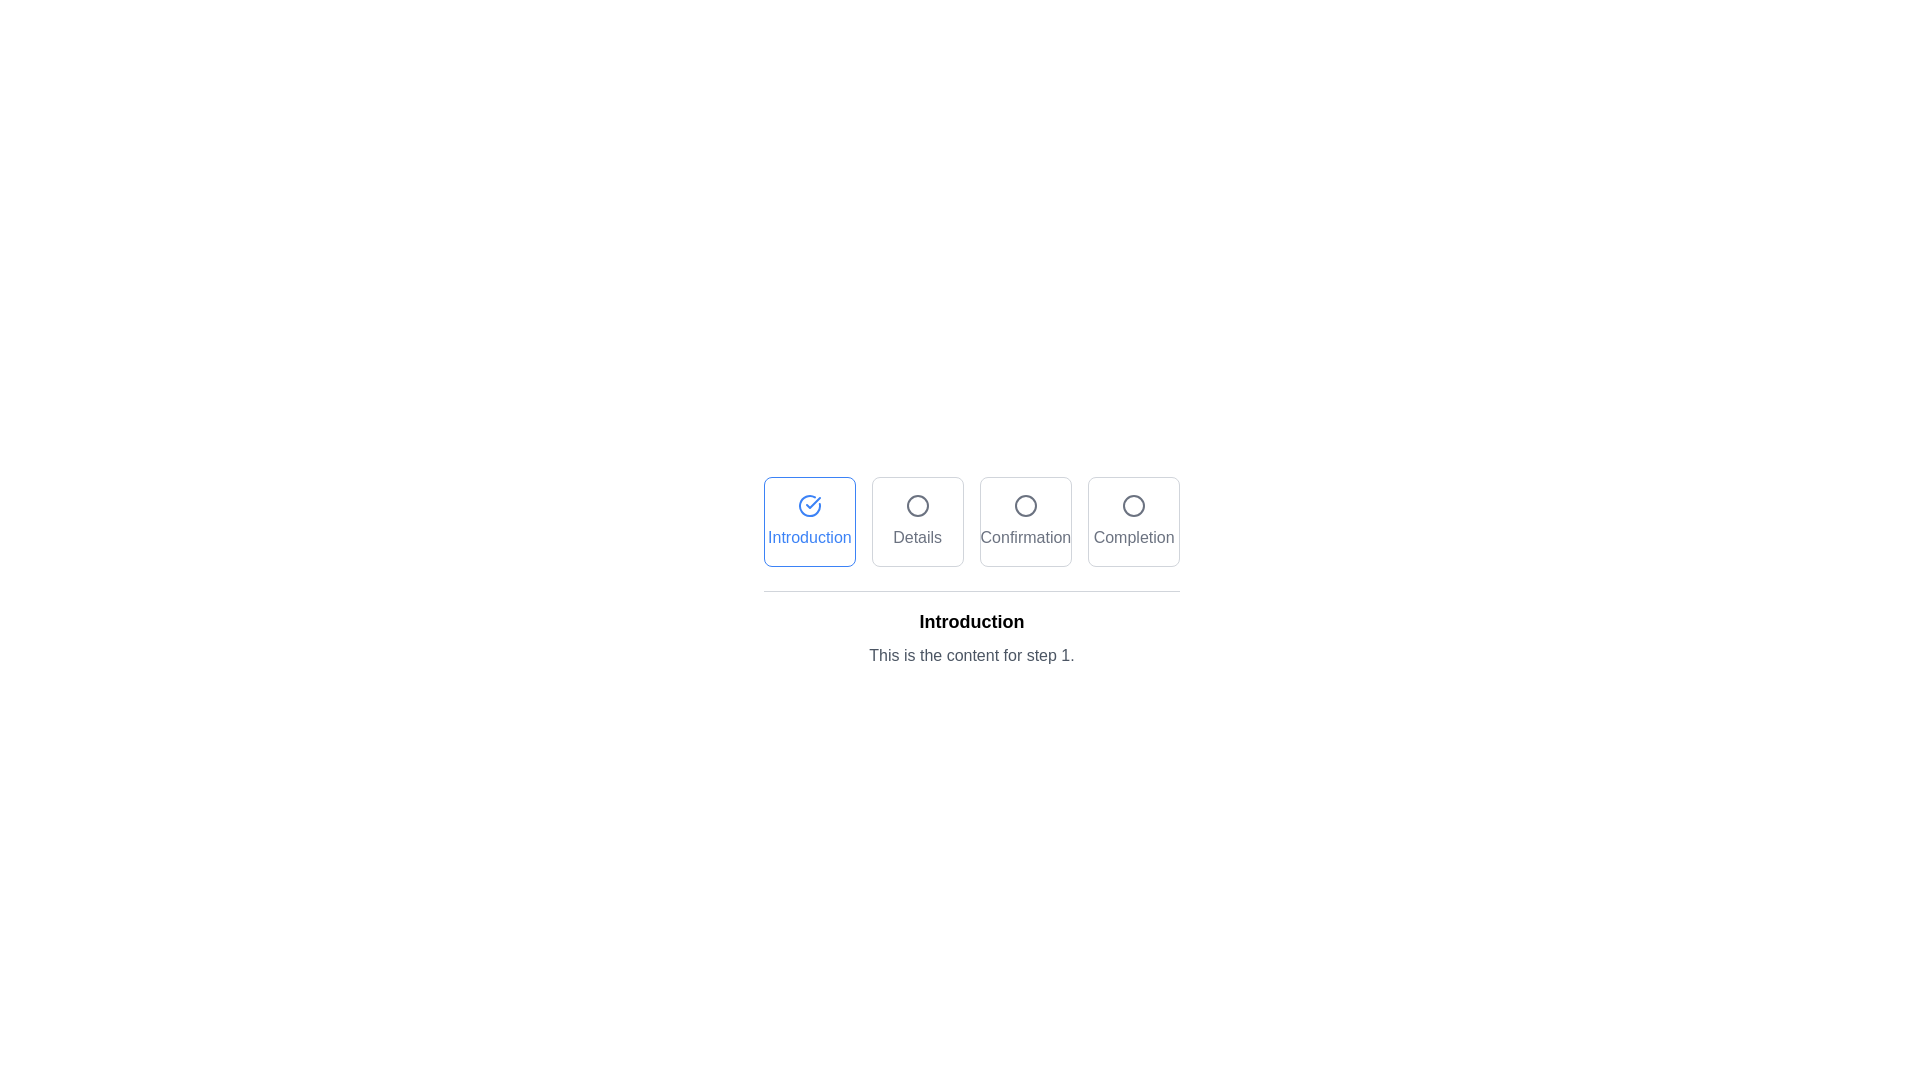 The width and height of the screenshot is (1920, 1080). What do you see at coordinates (916, 536) in the screenshot?
I see `the gray text label reading 'Details', which is located below a circular icon in the second selectable tab of a horizontally arranged group of tabs` at bounding box center [916, 536].